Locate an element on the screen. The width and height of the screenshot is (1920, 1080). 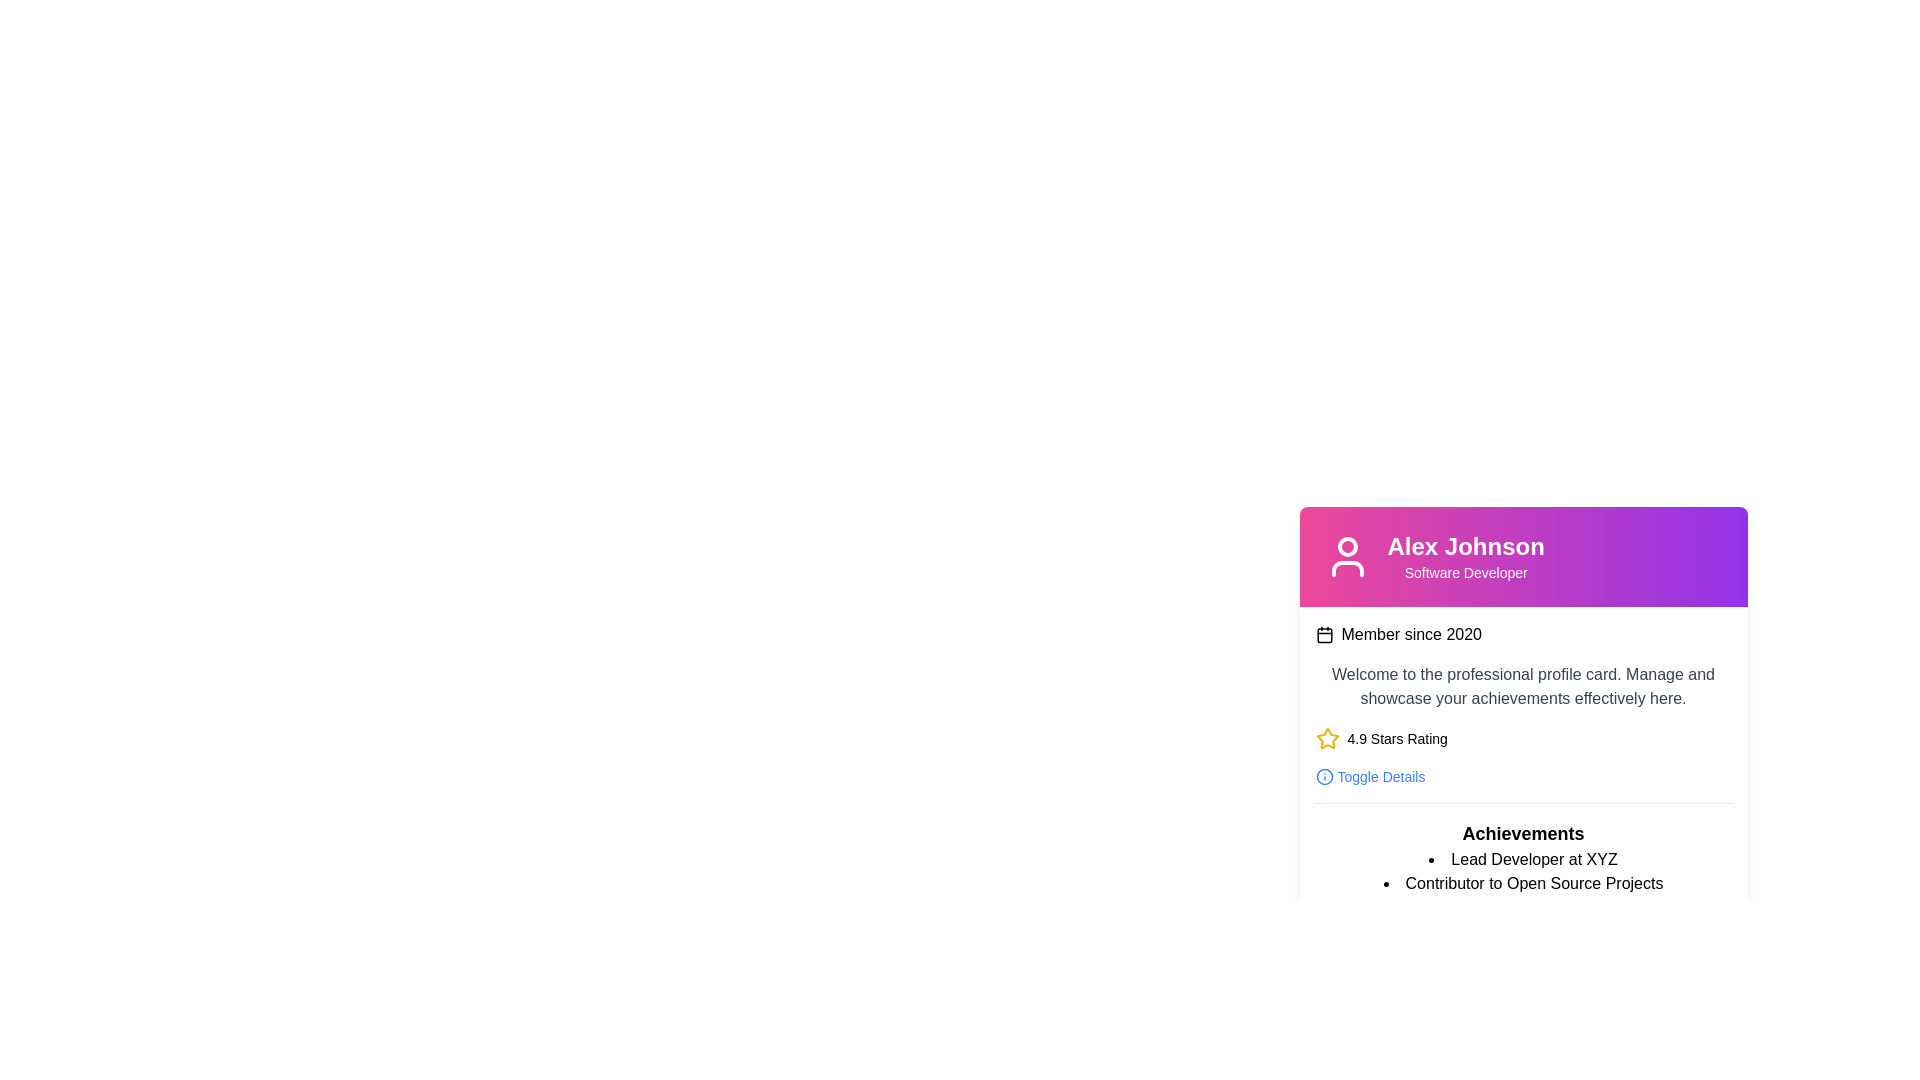
the gray text block containing the welcoming message about managing and showcasing achievements, which is centrally located within the profile card, positioned below the 'Member since 2020' text and above the '4.9 Stars Rating' component is located at coordinates (1522, 685).